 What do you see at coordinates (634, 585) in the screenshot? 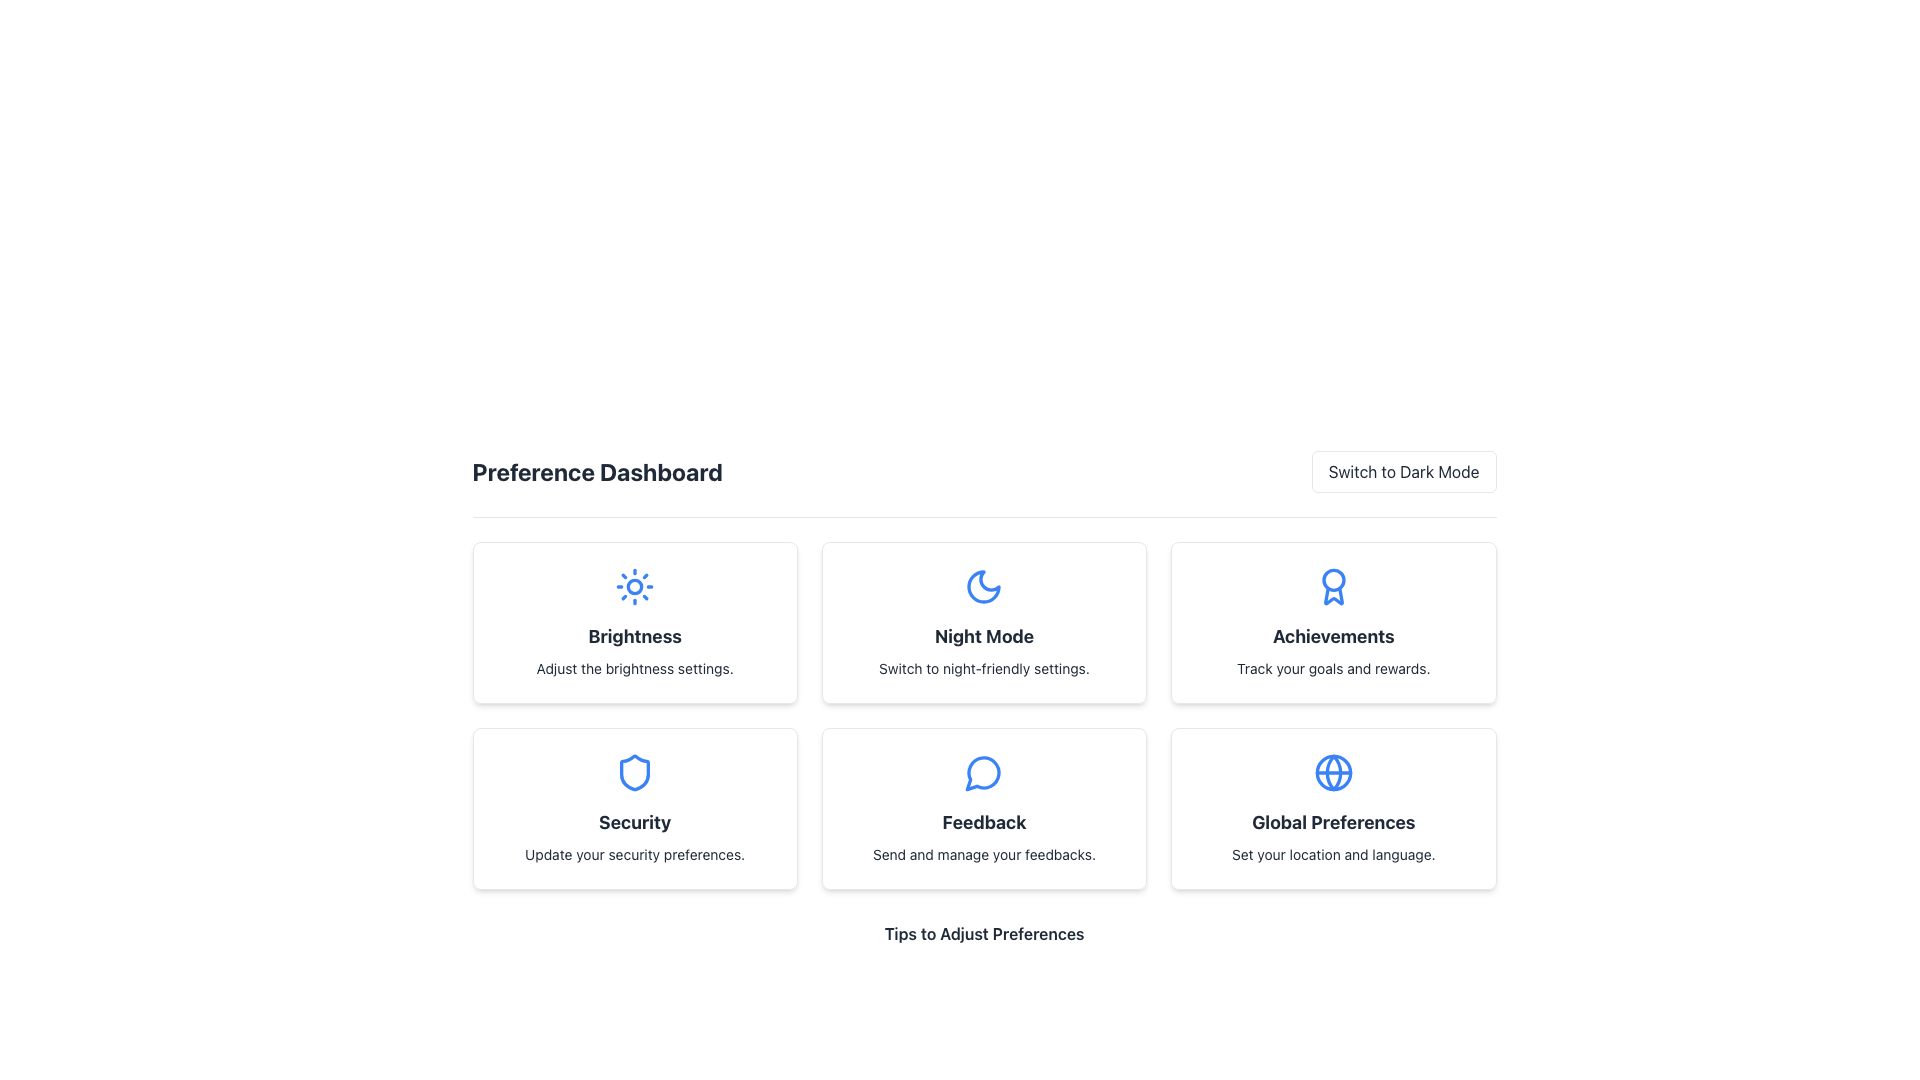
I see `the 'Brightness' setting icon, which is the first item in the grid of settings options located at the top left of the interface` at bounding box center [634, 585].